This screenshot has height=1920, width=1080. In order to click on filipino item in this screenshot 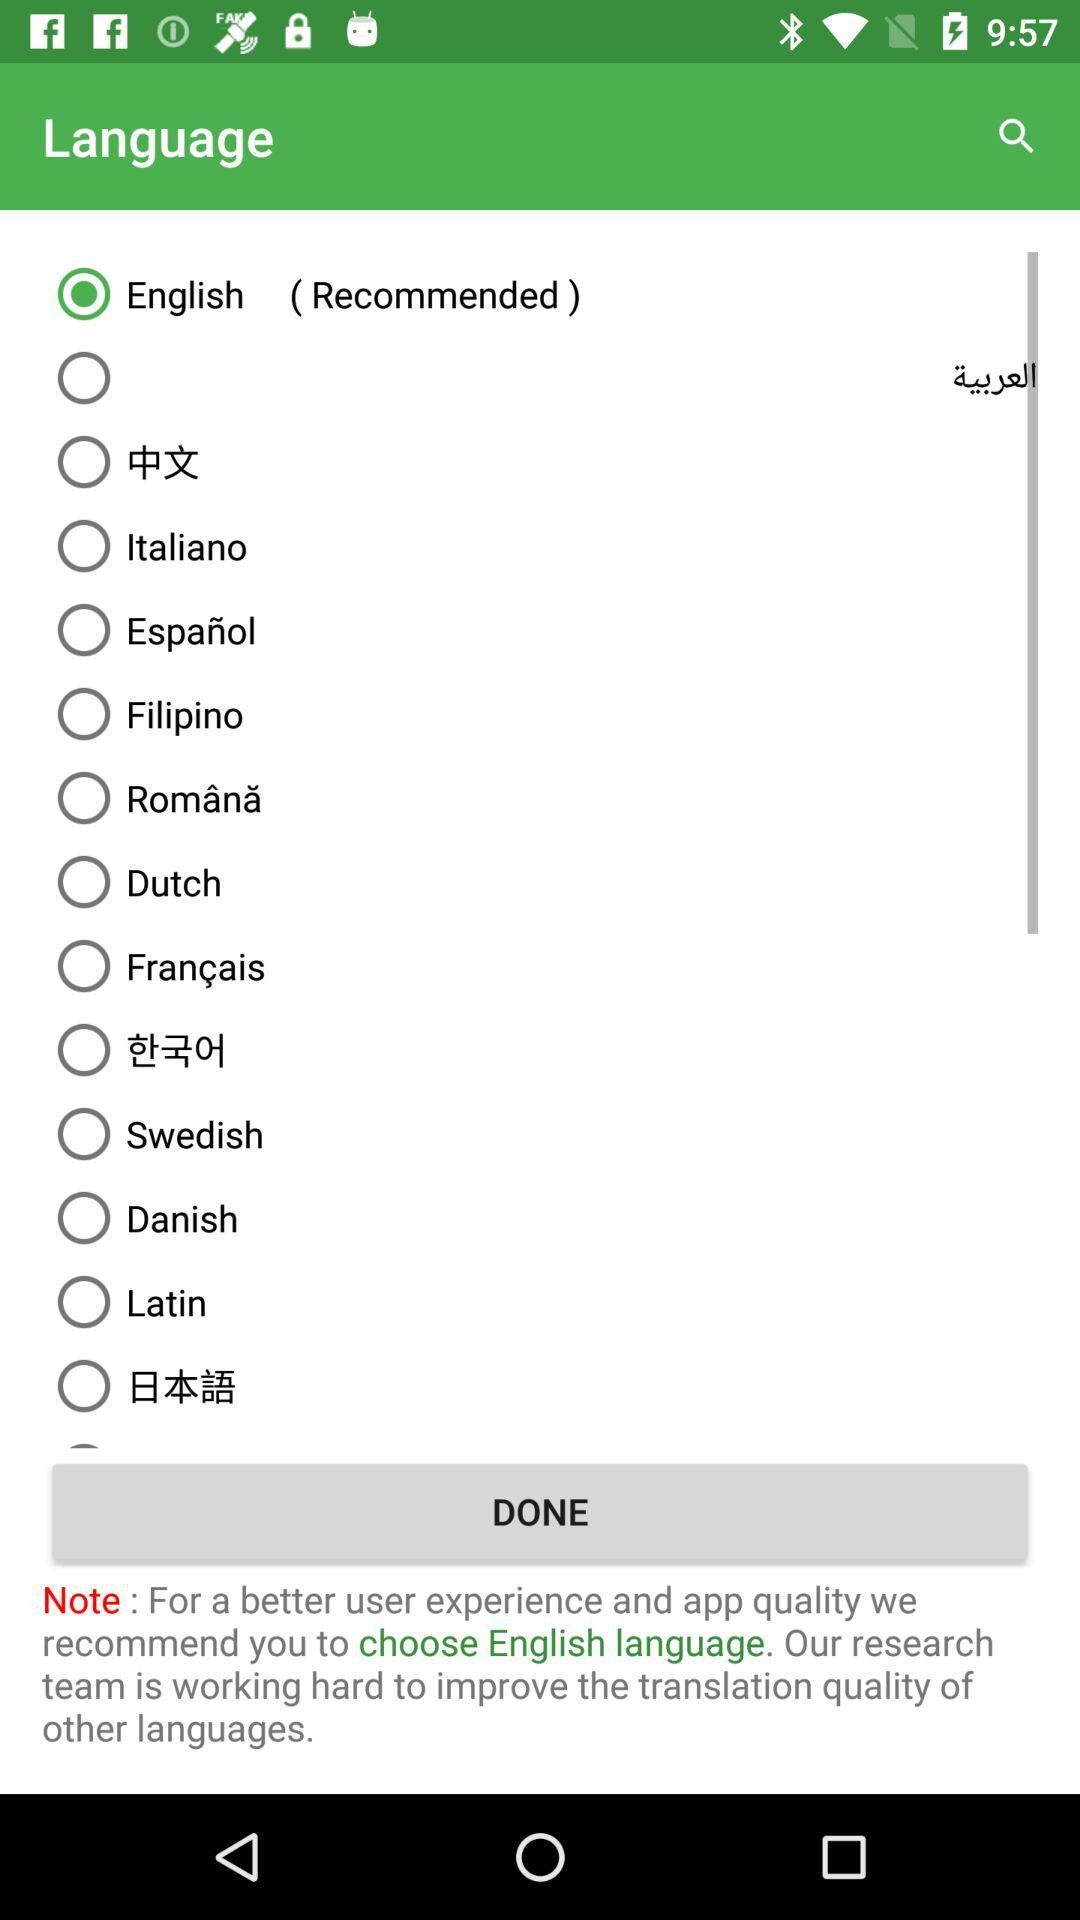, I will do `click(540, 714)`.